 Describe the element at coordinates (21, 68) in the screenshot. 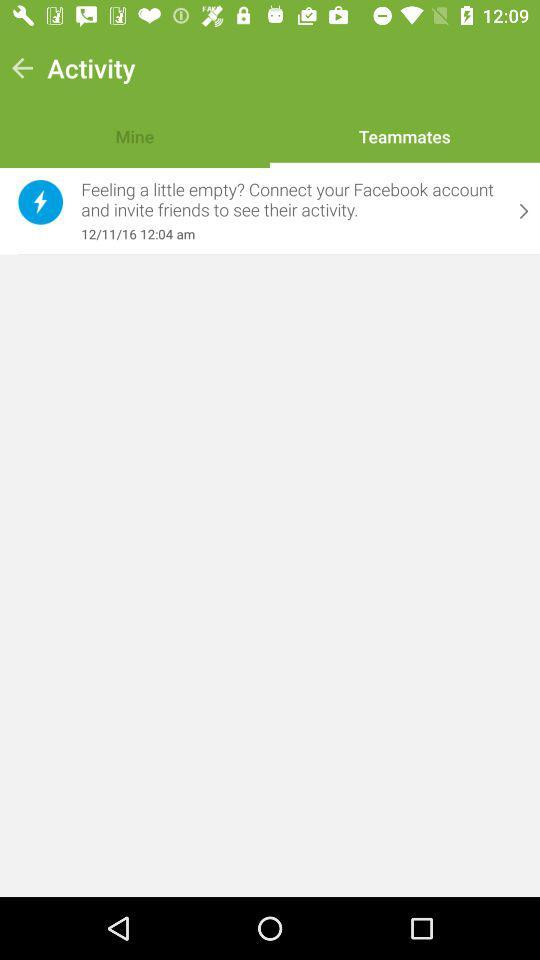

I see `the icon next to activity item` at that location.